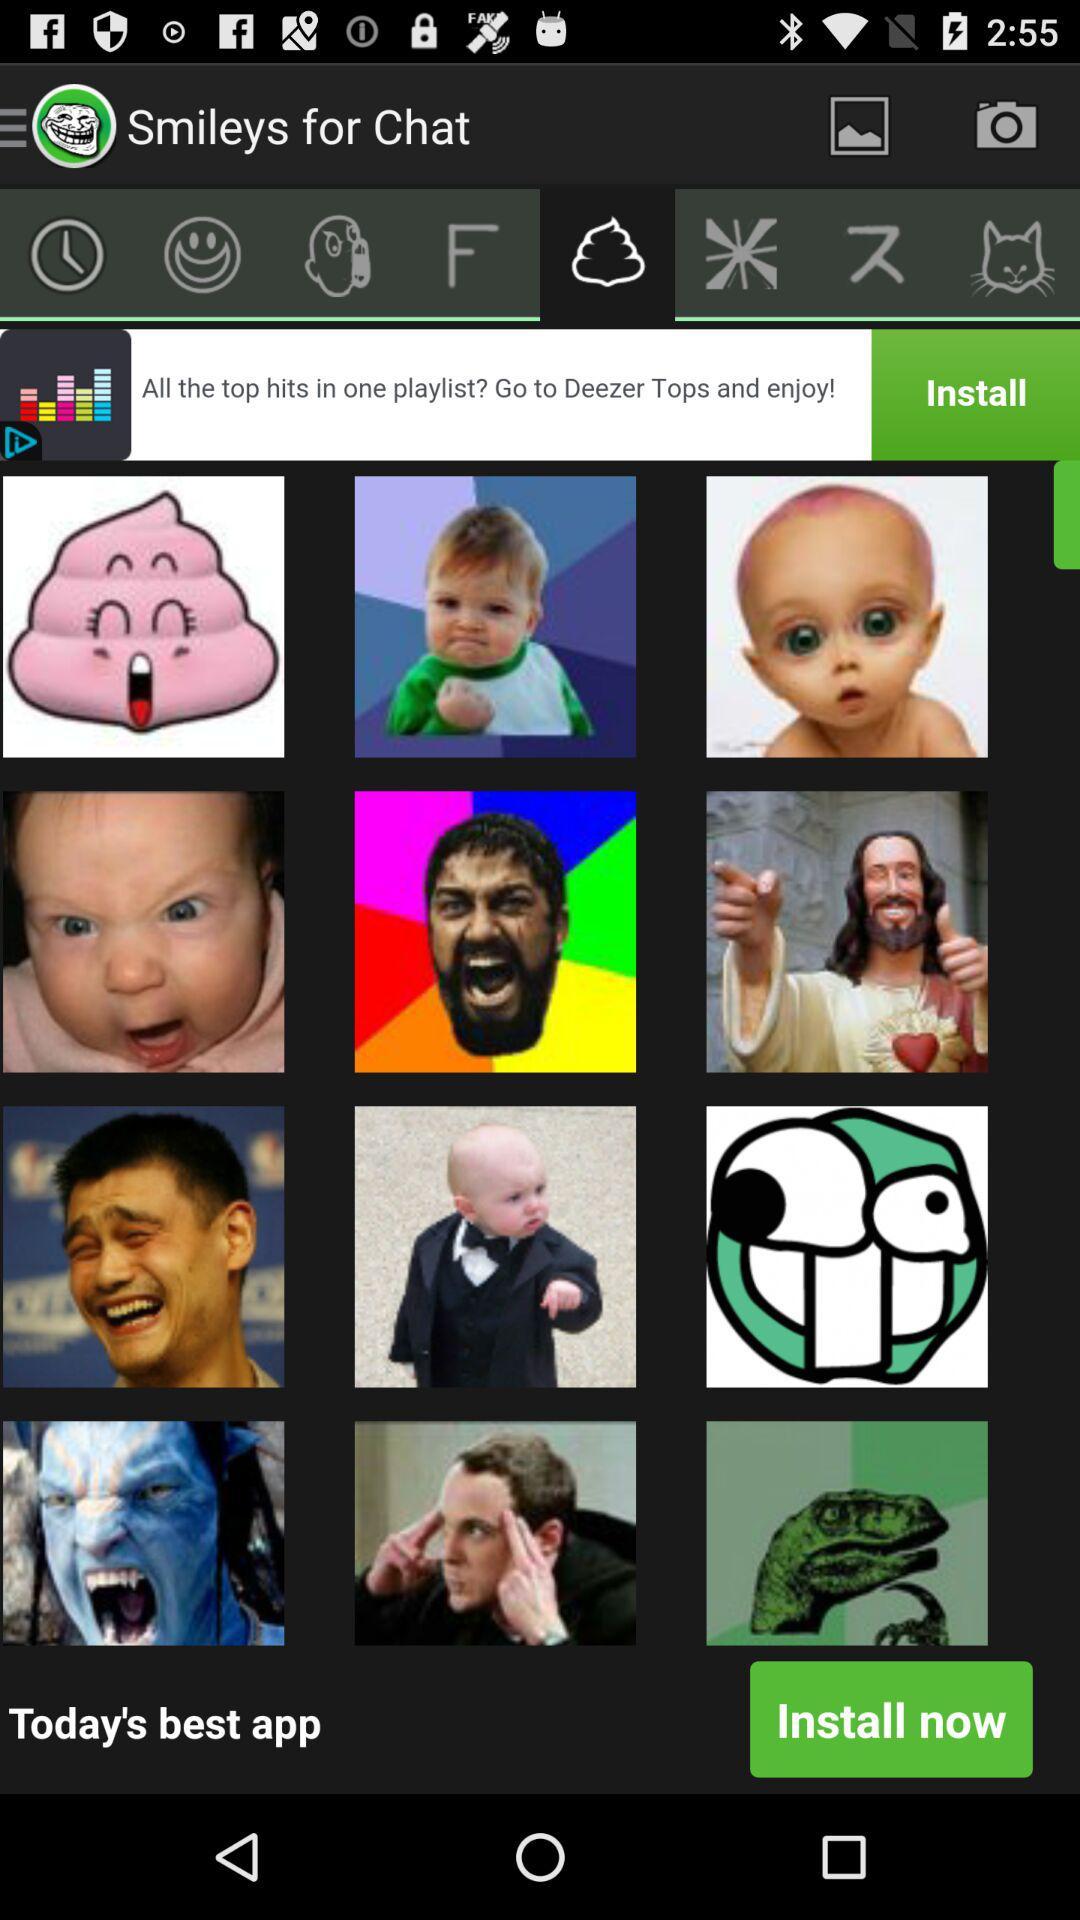 This screenshot has height=1920, width=1080. I want to click on to show the timer or timing, so click(66, 253).